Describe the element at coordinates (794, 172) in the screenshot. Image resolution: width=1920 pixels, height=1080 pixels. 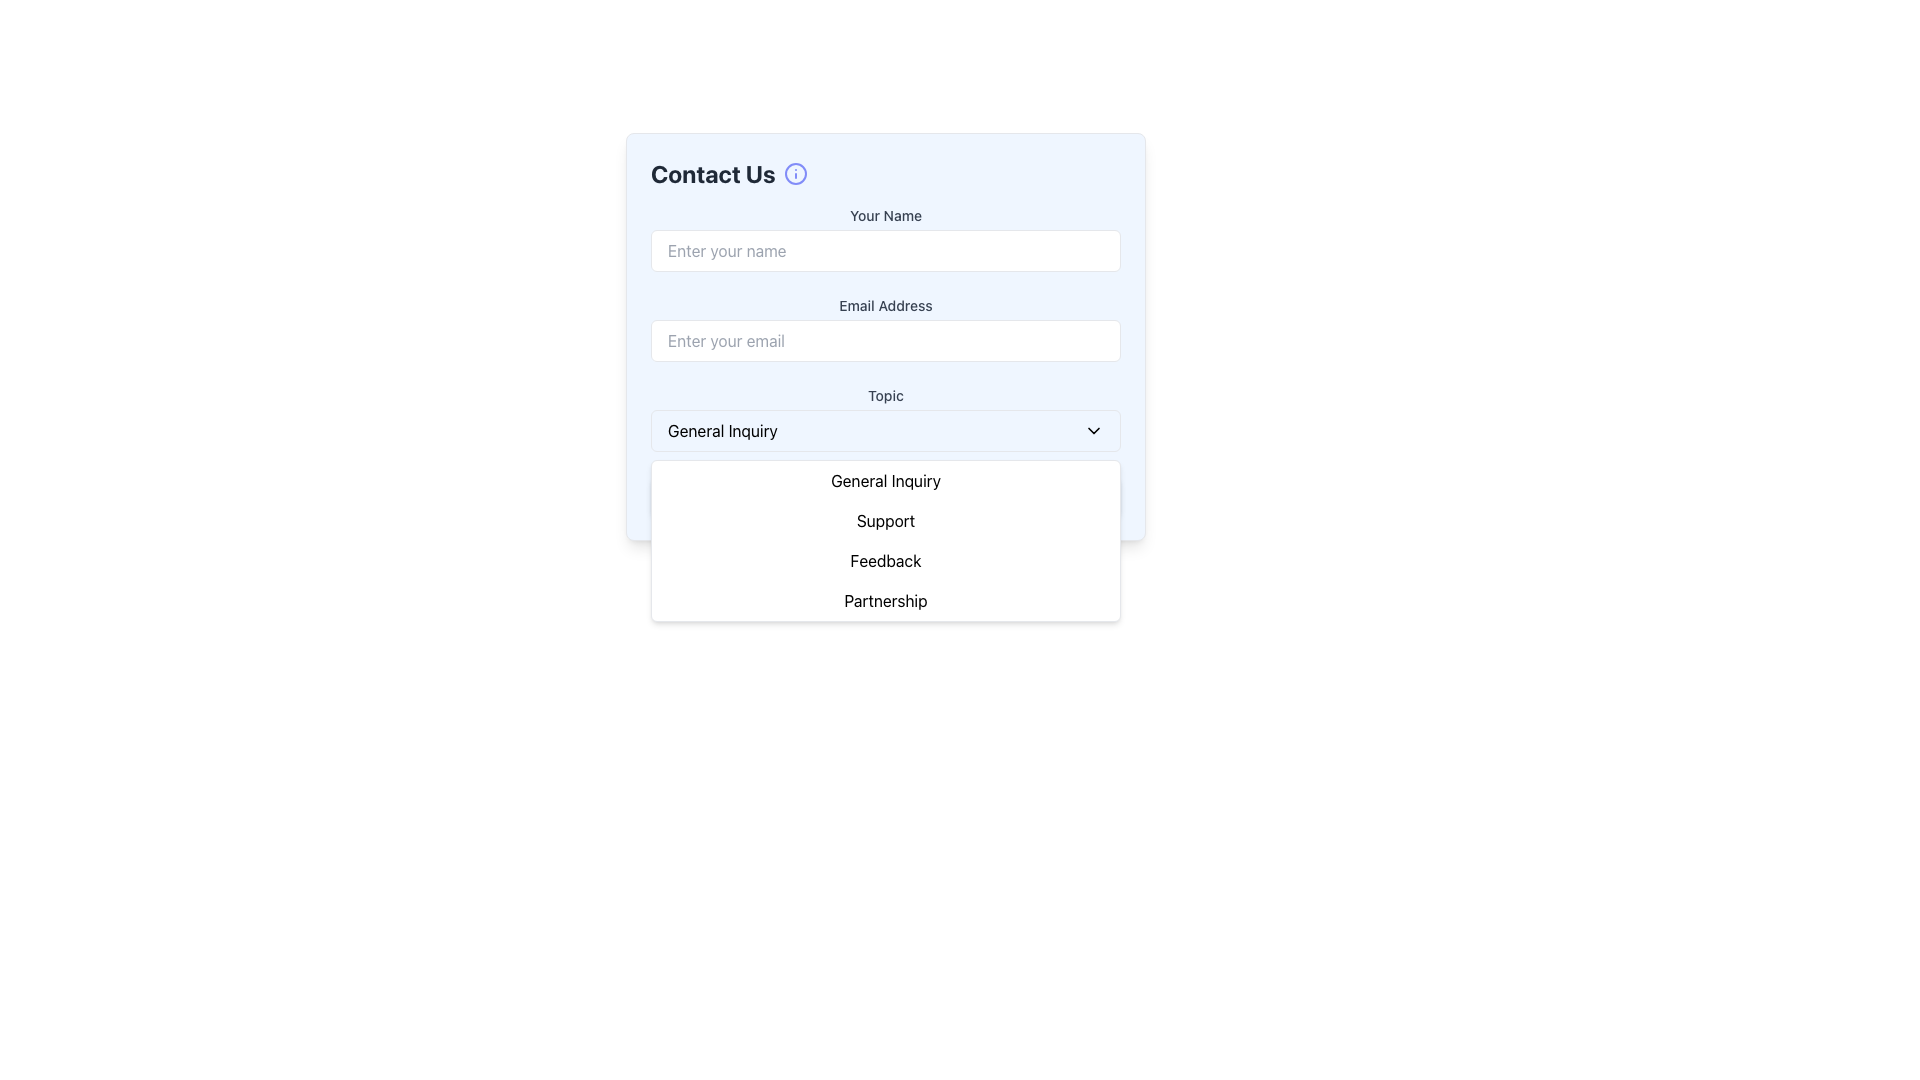
I see `the circular information icon with a light indigo outline, located to the right of the 'Contact Us' text label` at that location.